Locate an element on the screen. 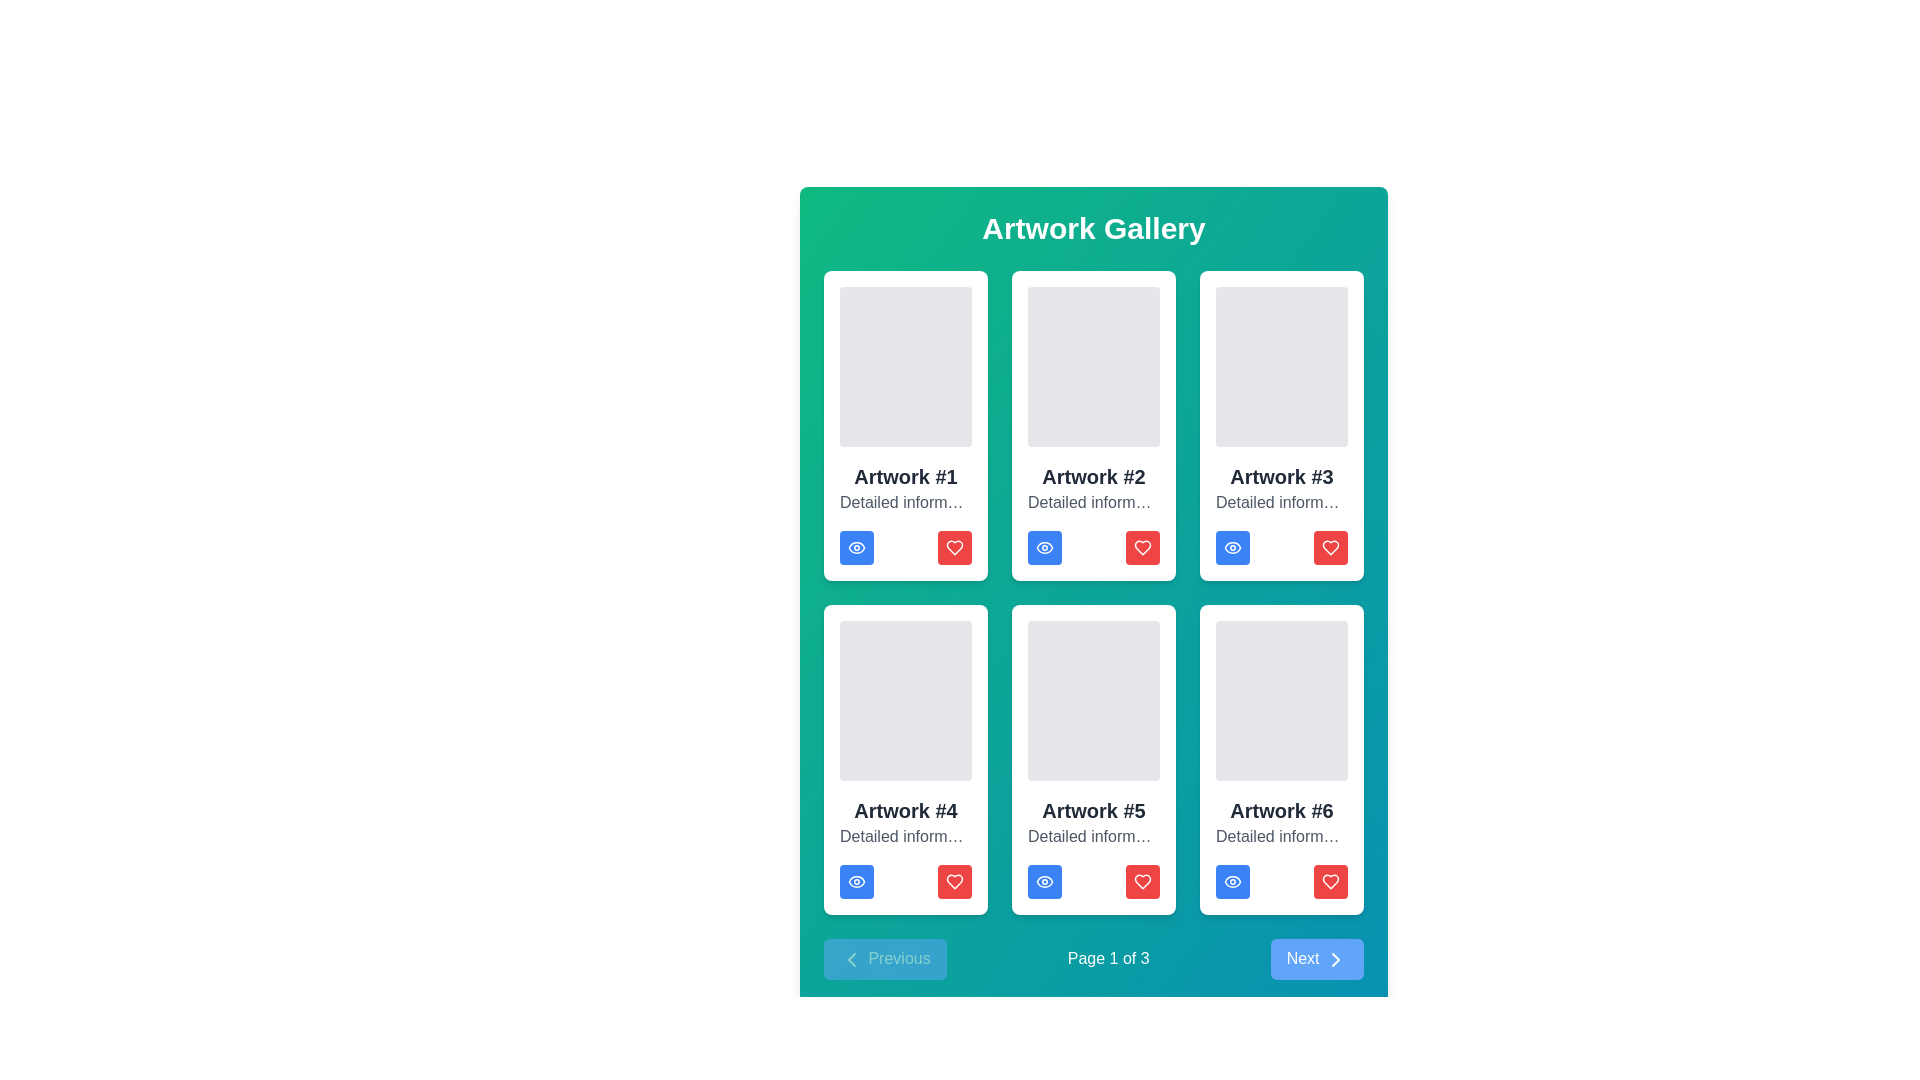  the topmost rectangular placeholder area with a light gray background and rounded corners within the card titled 'Artwork #1' is located at coordinates (905, 366).